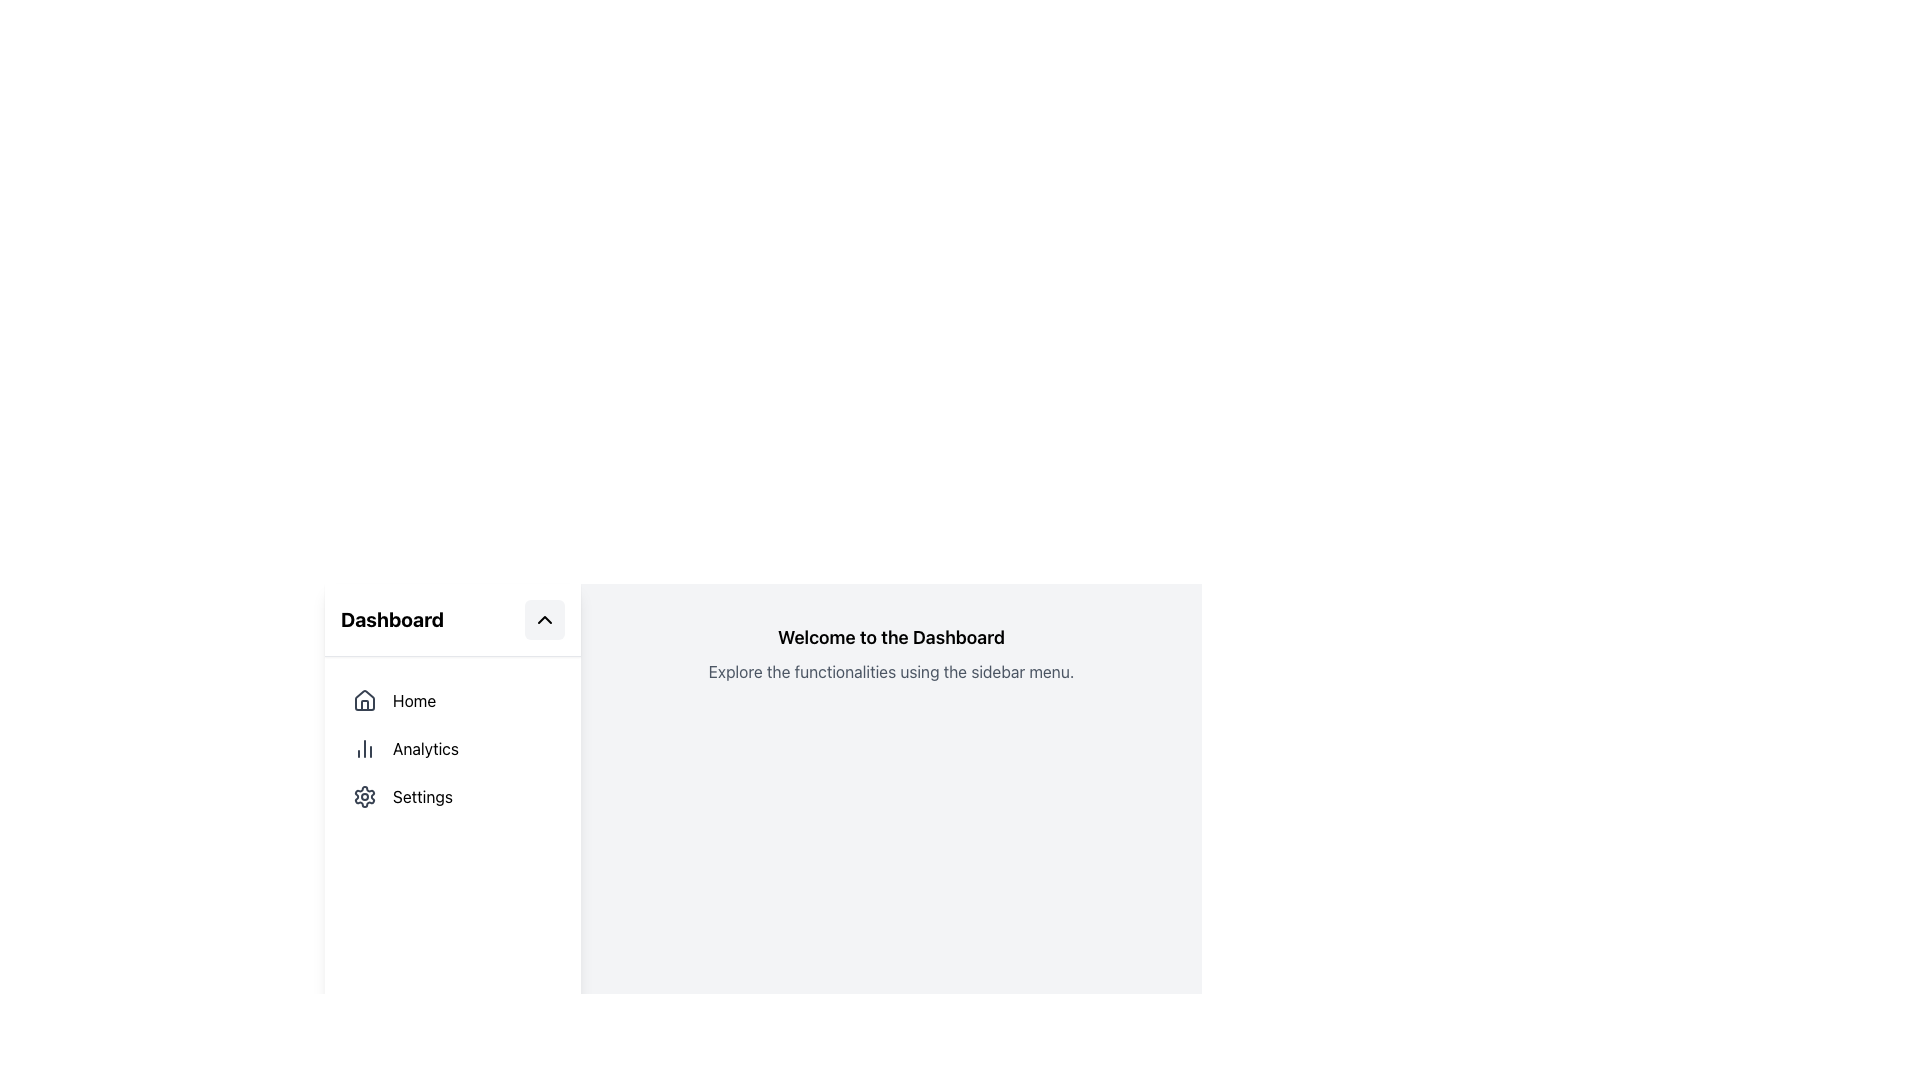 The height and width of the screenshot is (1080, 1920). What do you see at coordinates (451, 748) in the screenshot?
I see `the 'Analytics' navigation menu item in the sidebar to activate the hover style` at bounding box center [451, 748].